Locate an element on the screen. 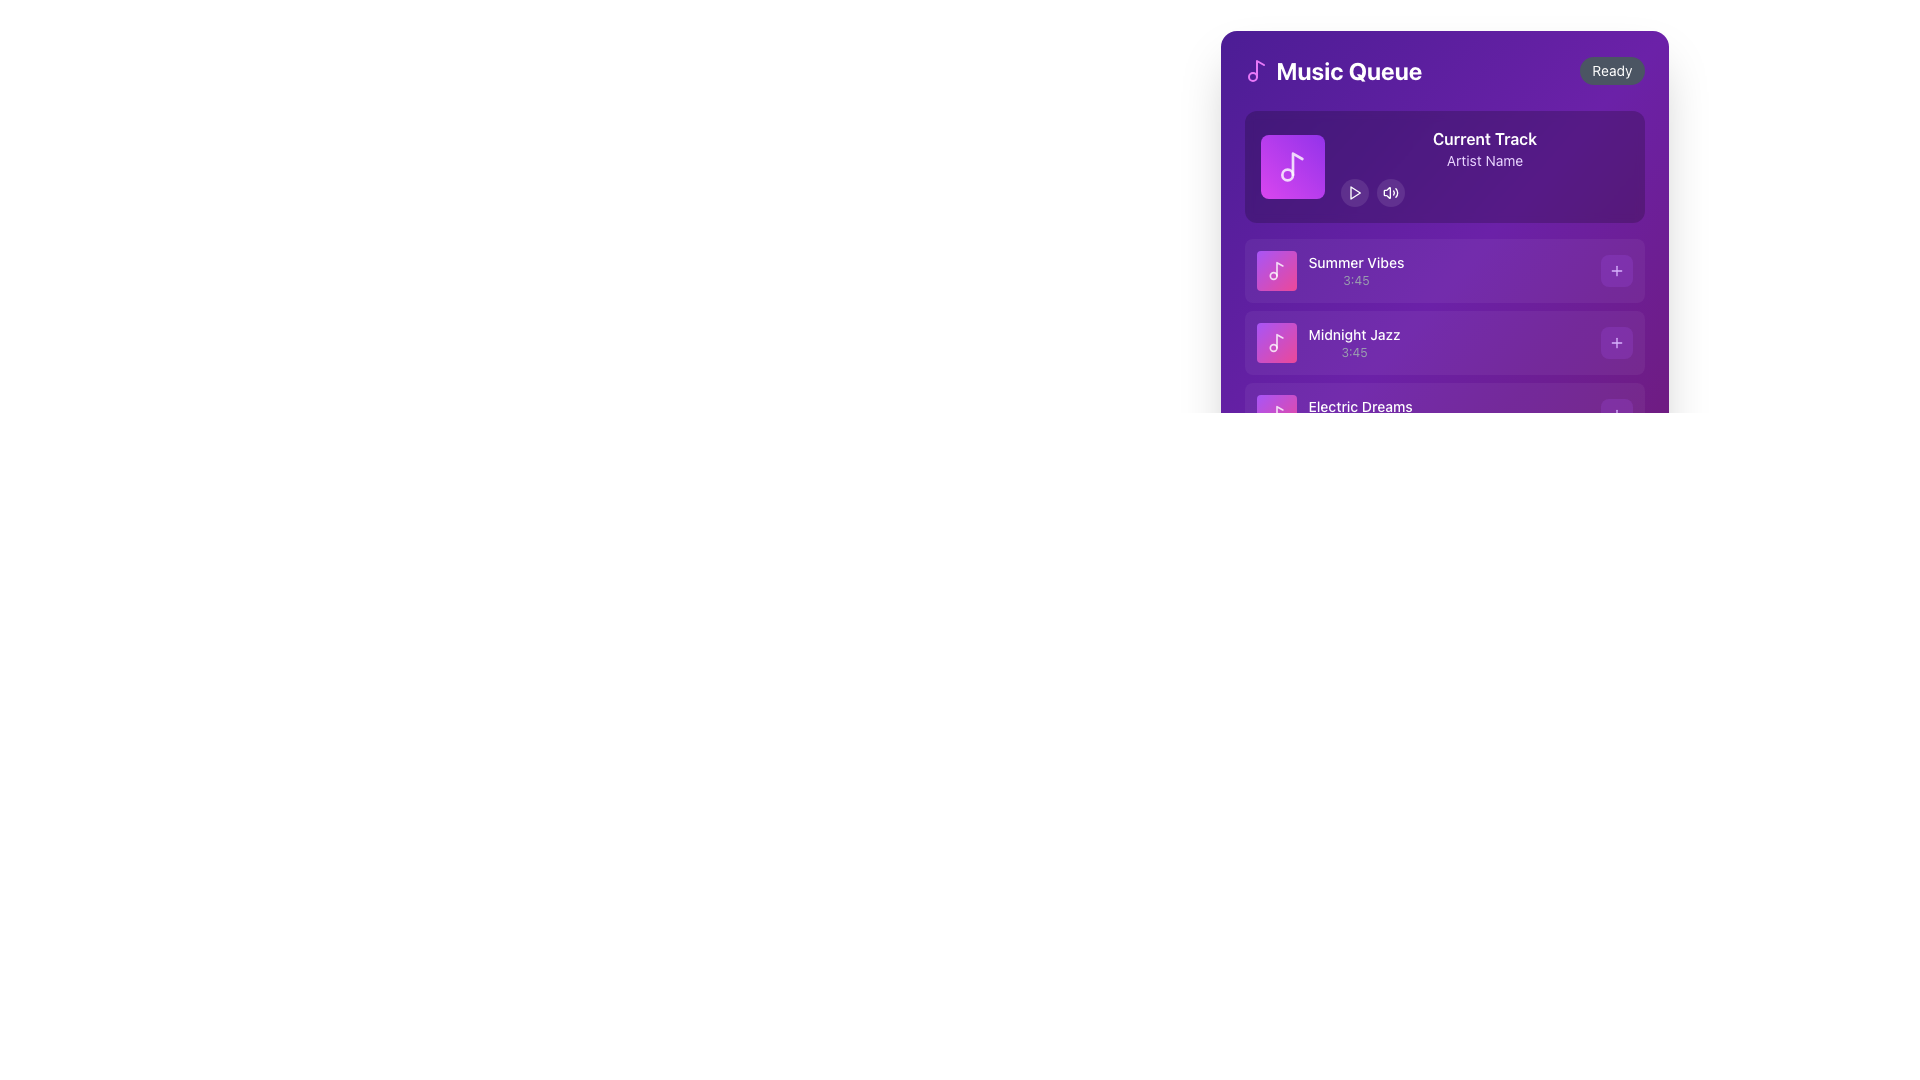  the Icon element representing the music track 'Summer Vibes', located to the left of the text and serving as a clickable area is located at coordinates (1275, 270).